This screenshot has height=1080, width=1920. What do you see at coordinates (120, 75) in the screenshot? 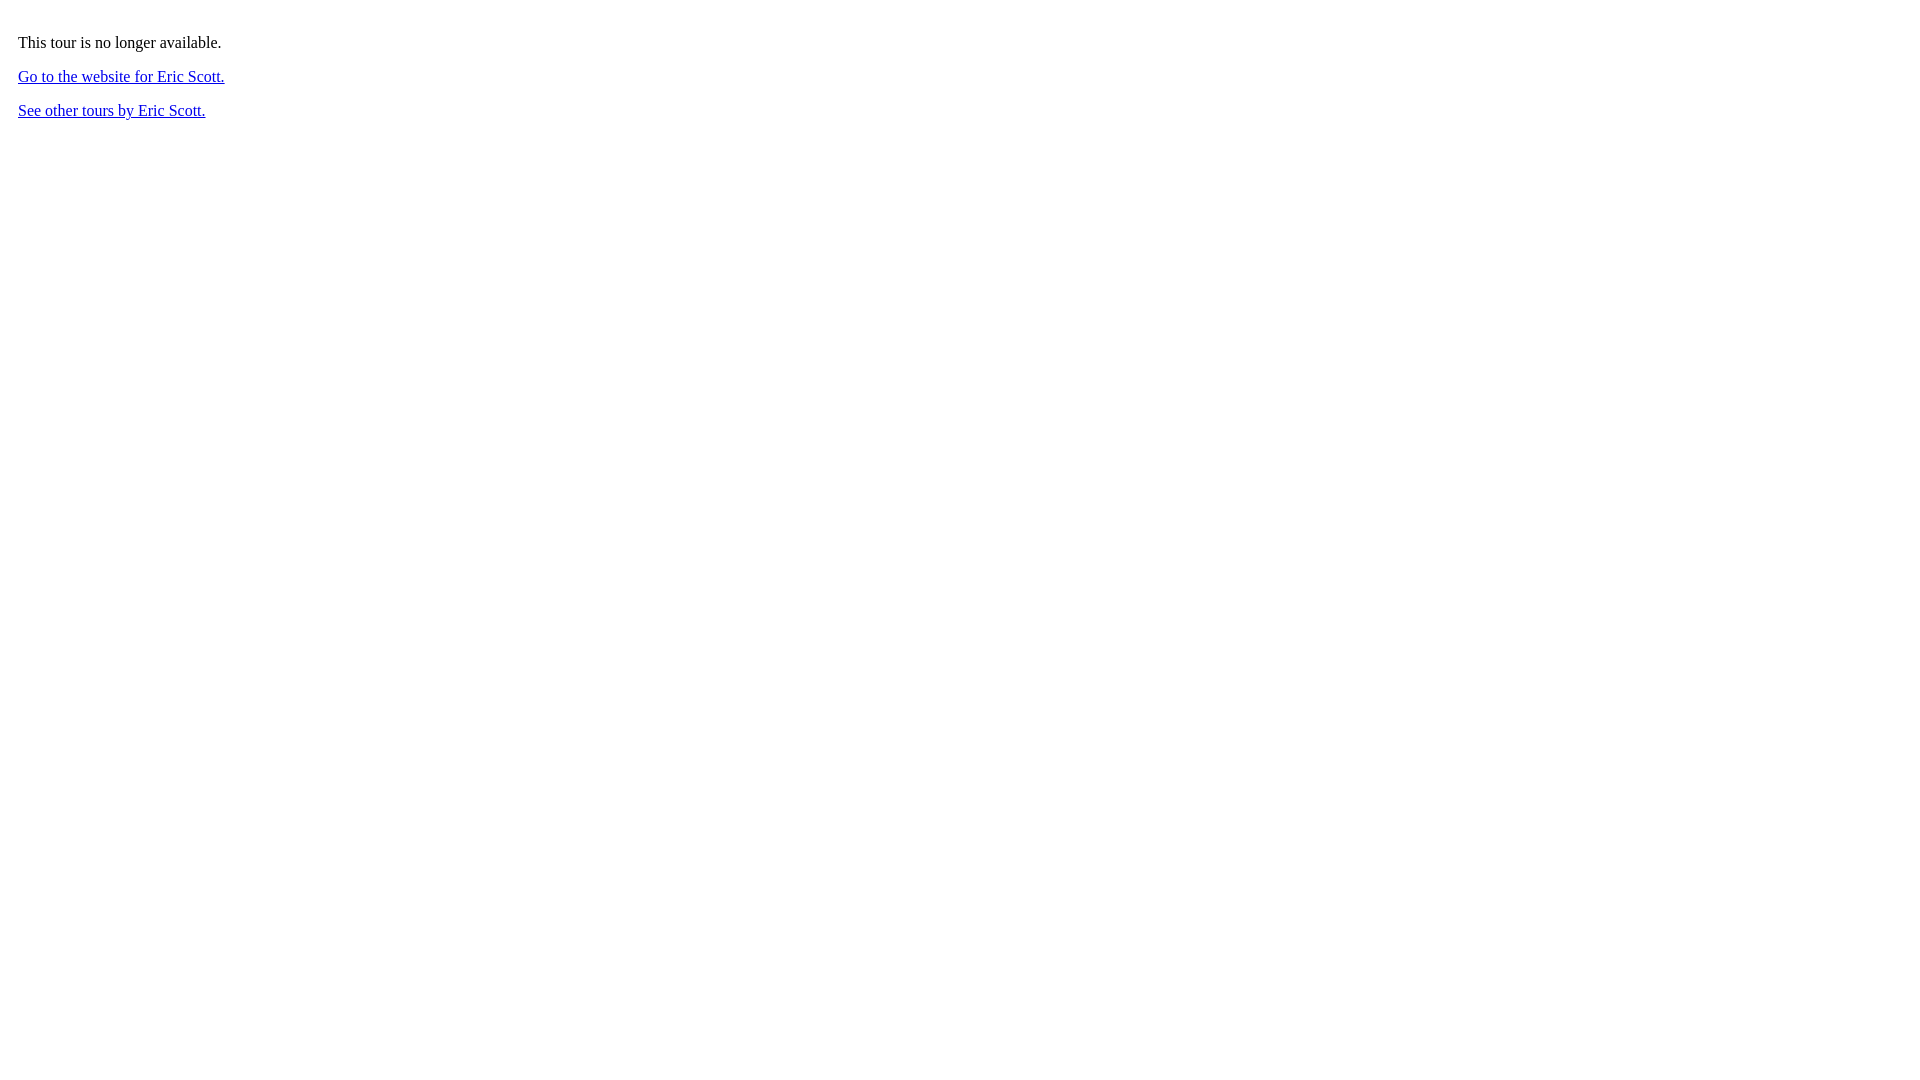
I see `'Go to the website for Eric Scott.'` at bounding box center [120, 75].